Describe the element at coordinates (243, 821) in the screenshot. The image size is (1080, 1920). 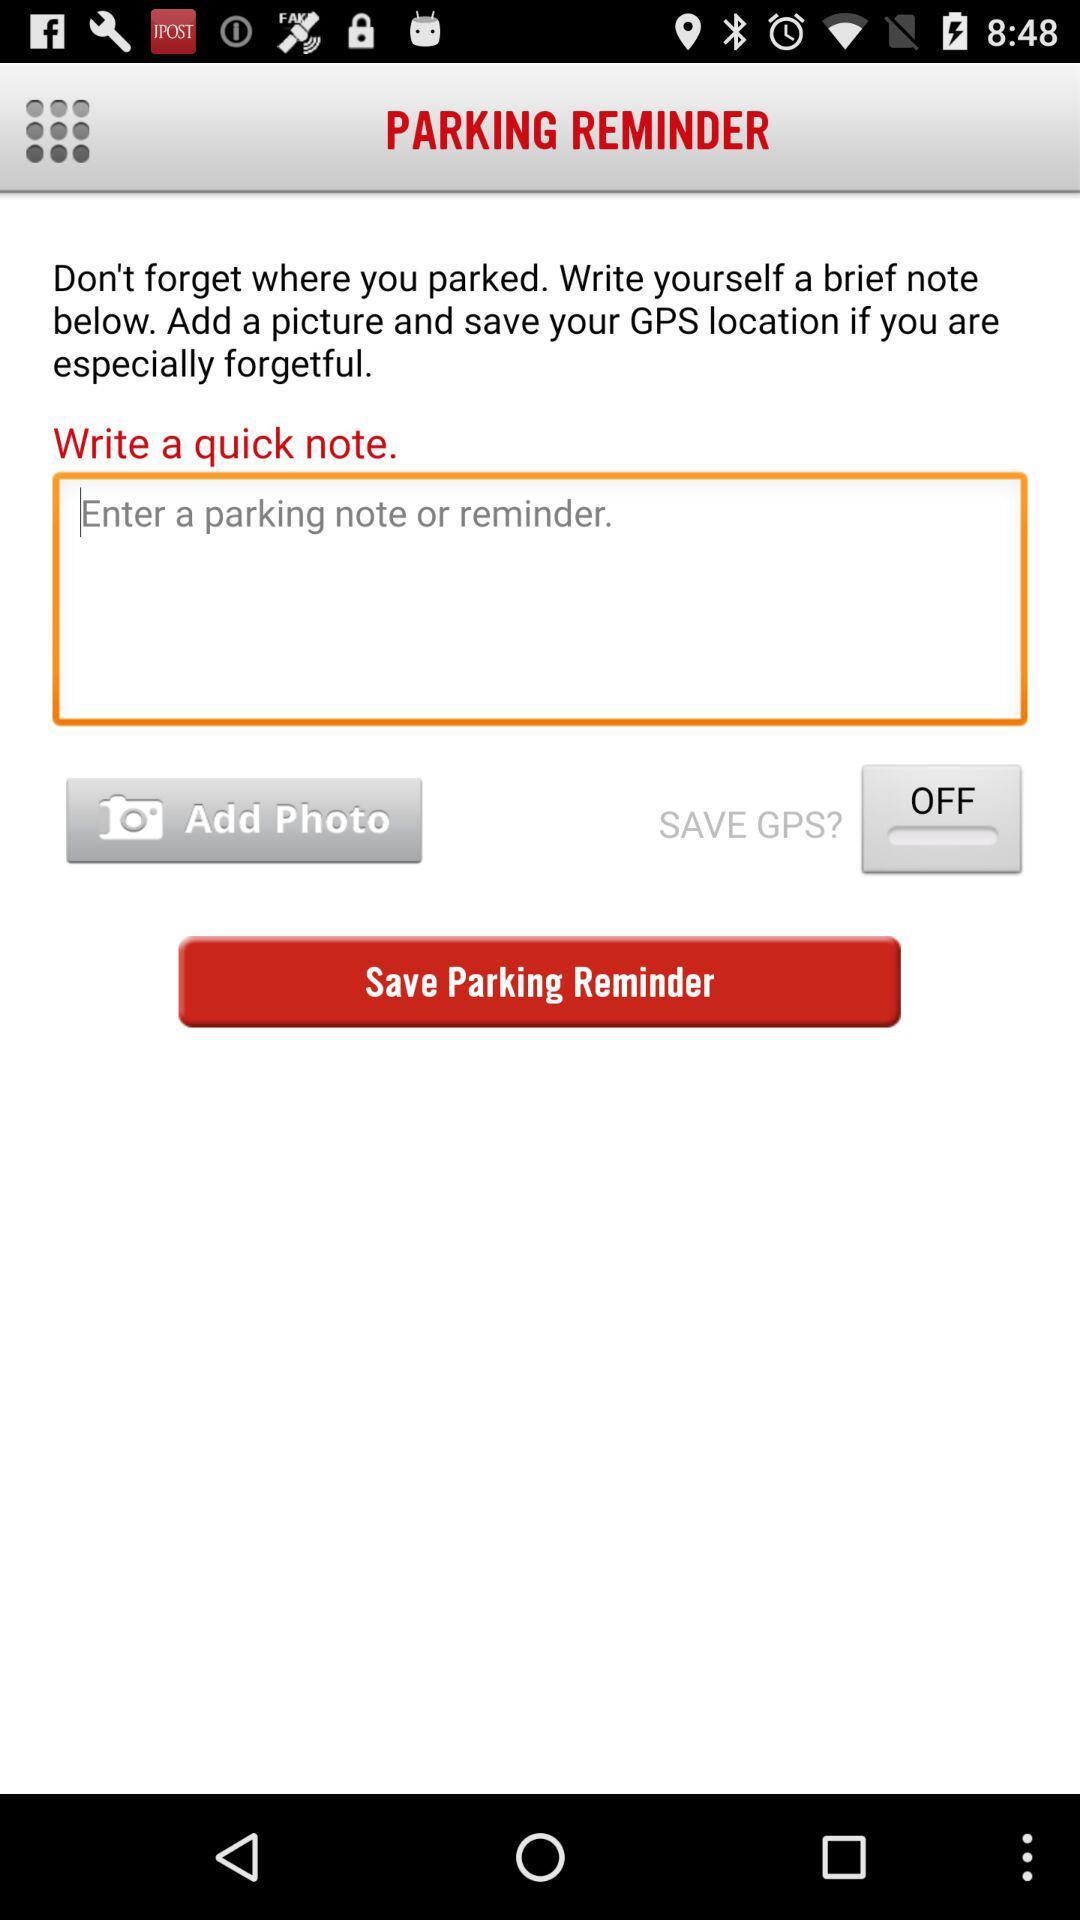
I see `item on the left` at that location.